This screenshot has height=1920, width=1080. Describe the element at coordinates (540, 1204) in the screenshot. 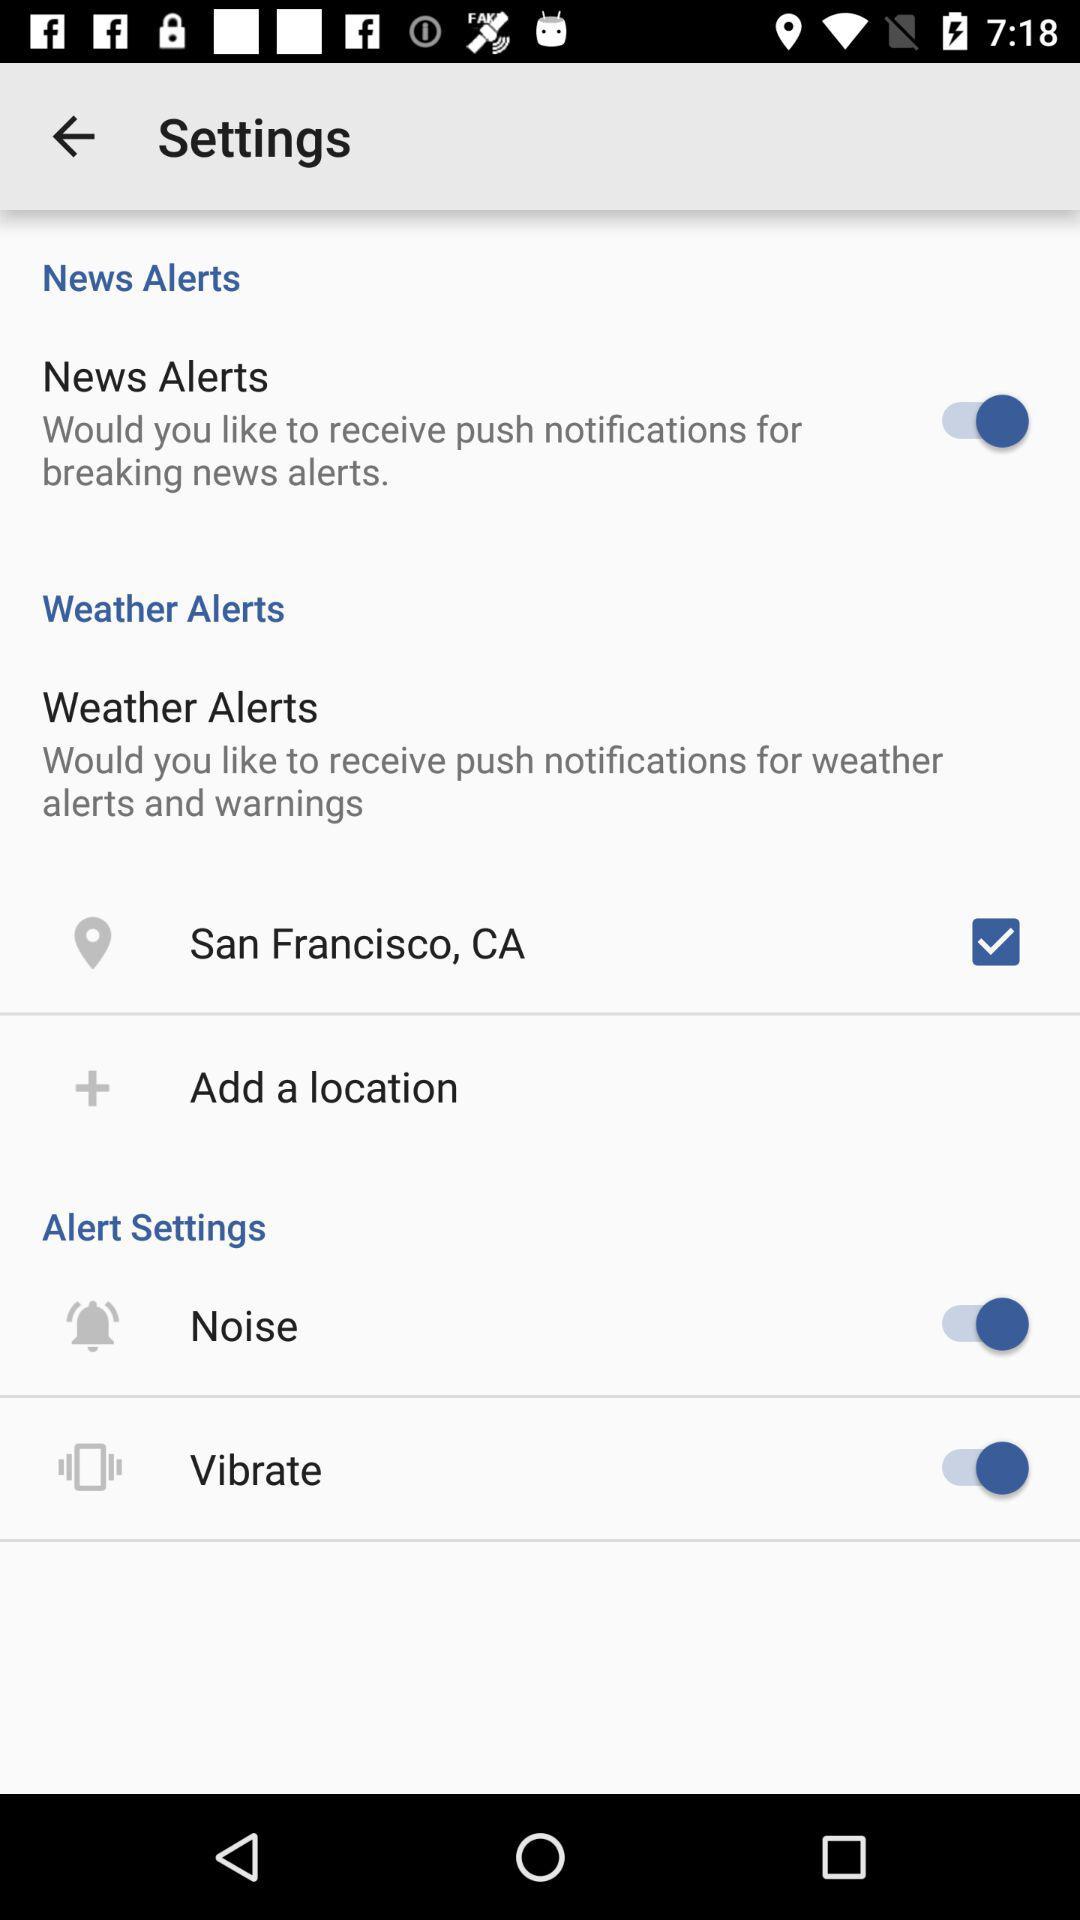

I see `the alert settings` at that location.